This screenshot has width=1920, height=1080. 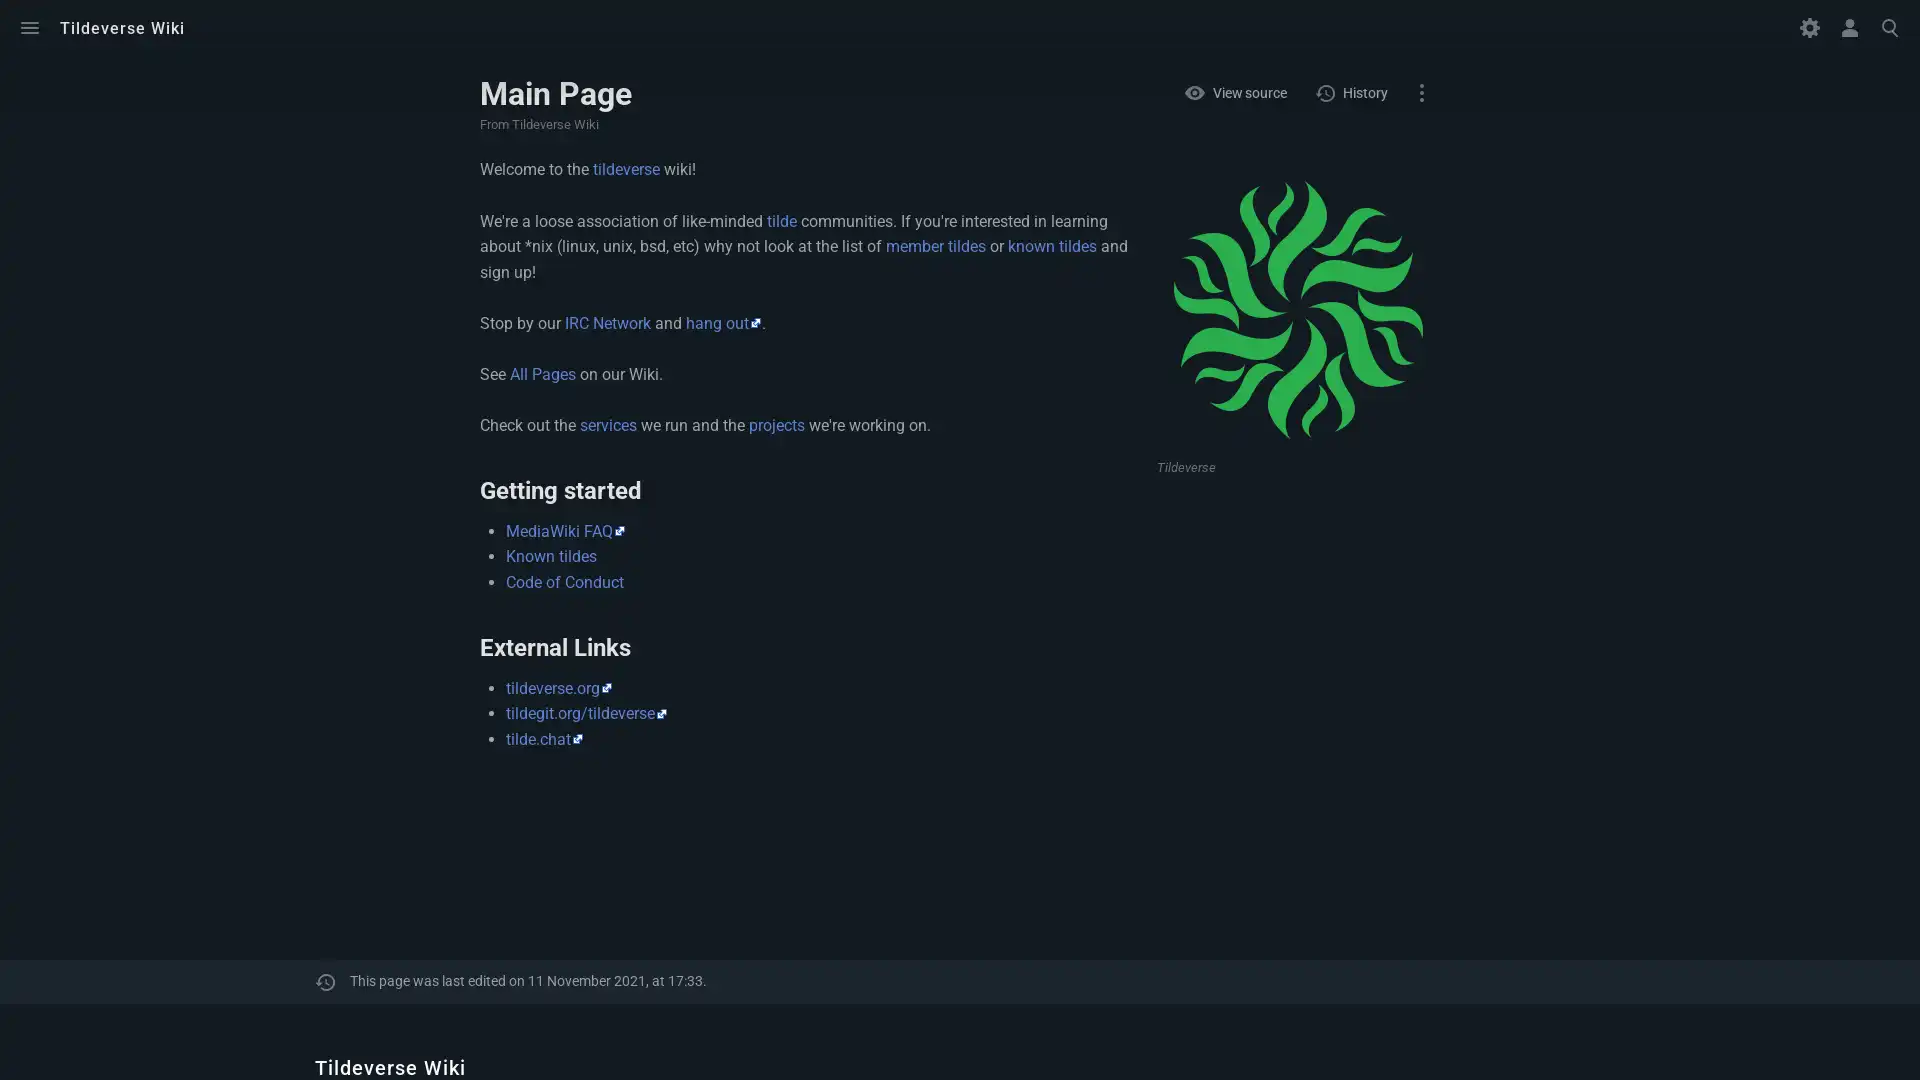 I want to click on Toggle menu, so click(x=29, y=27).